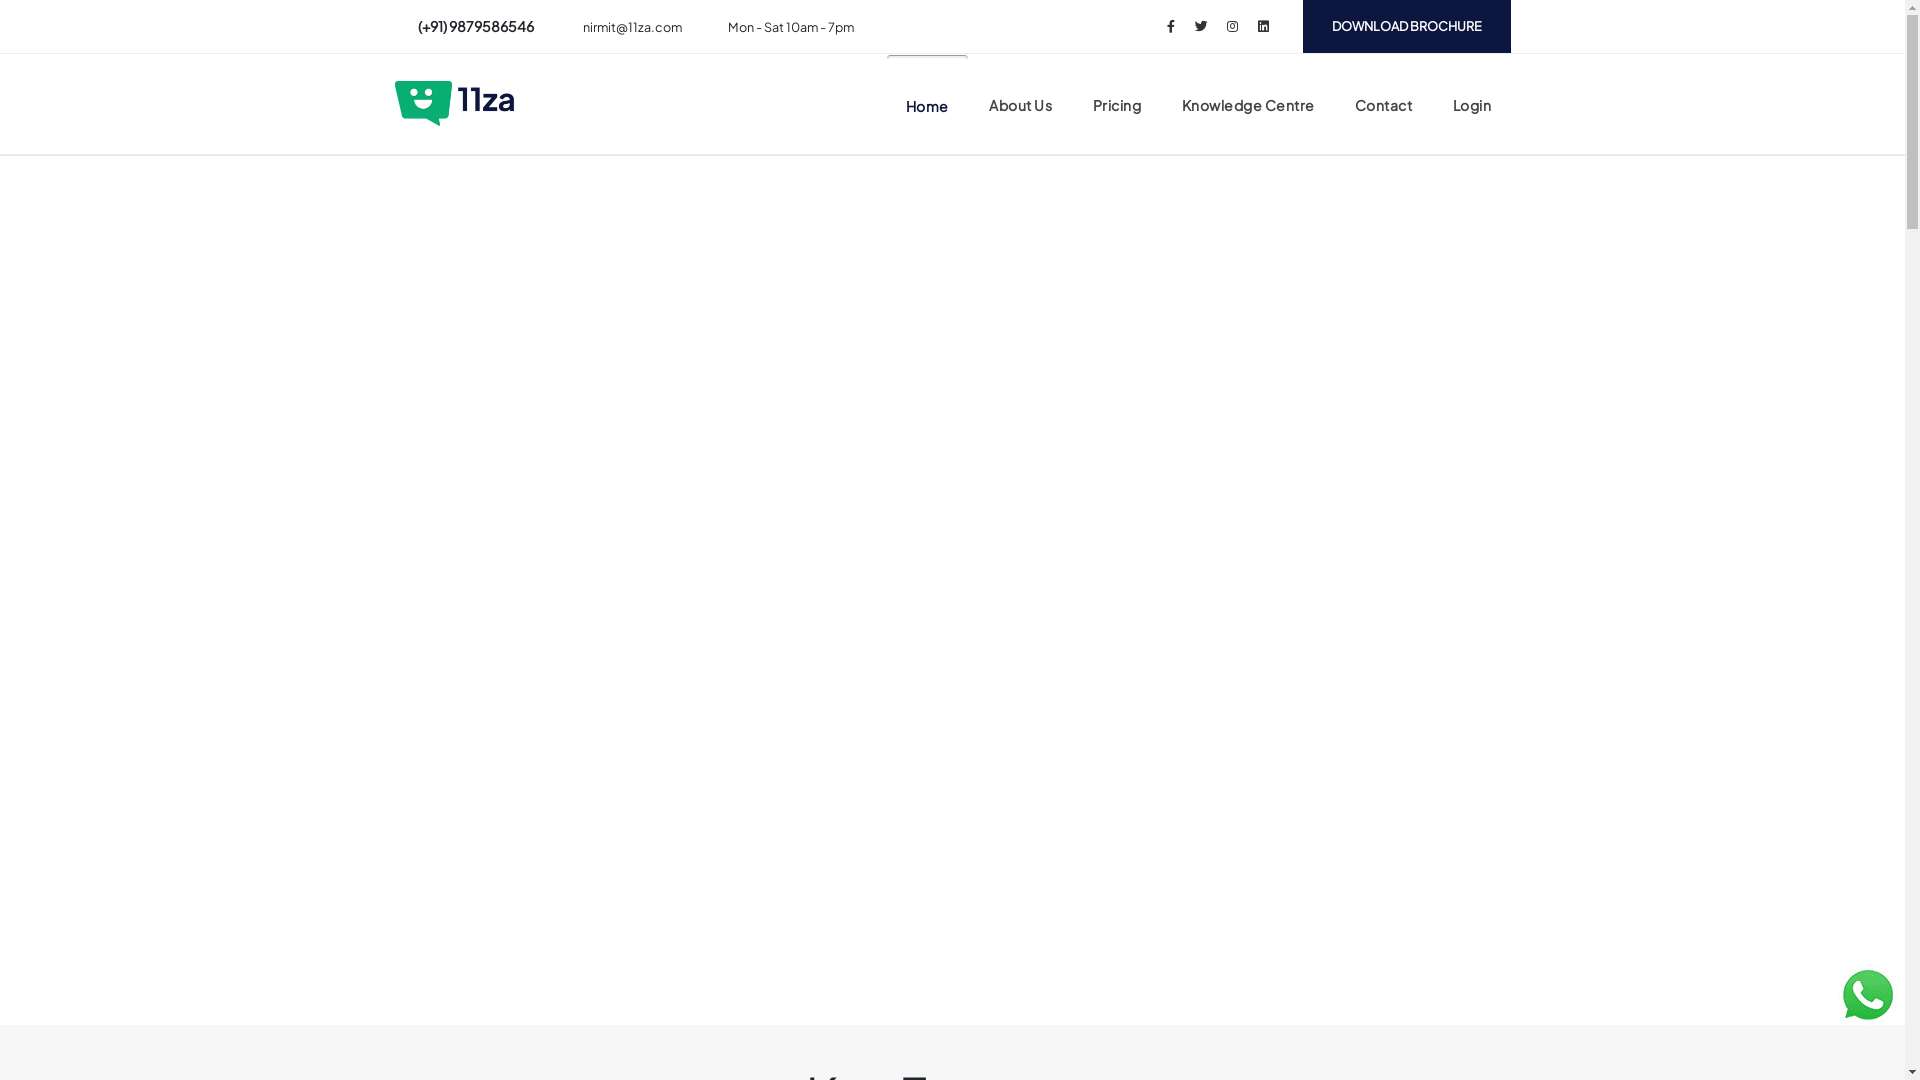 This screenshot has width=1920, height=1080. I want to click on 'Instagram', so click(1231, 26).